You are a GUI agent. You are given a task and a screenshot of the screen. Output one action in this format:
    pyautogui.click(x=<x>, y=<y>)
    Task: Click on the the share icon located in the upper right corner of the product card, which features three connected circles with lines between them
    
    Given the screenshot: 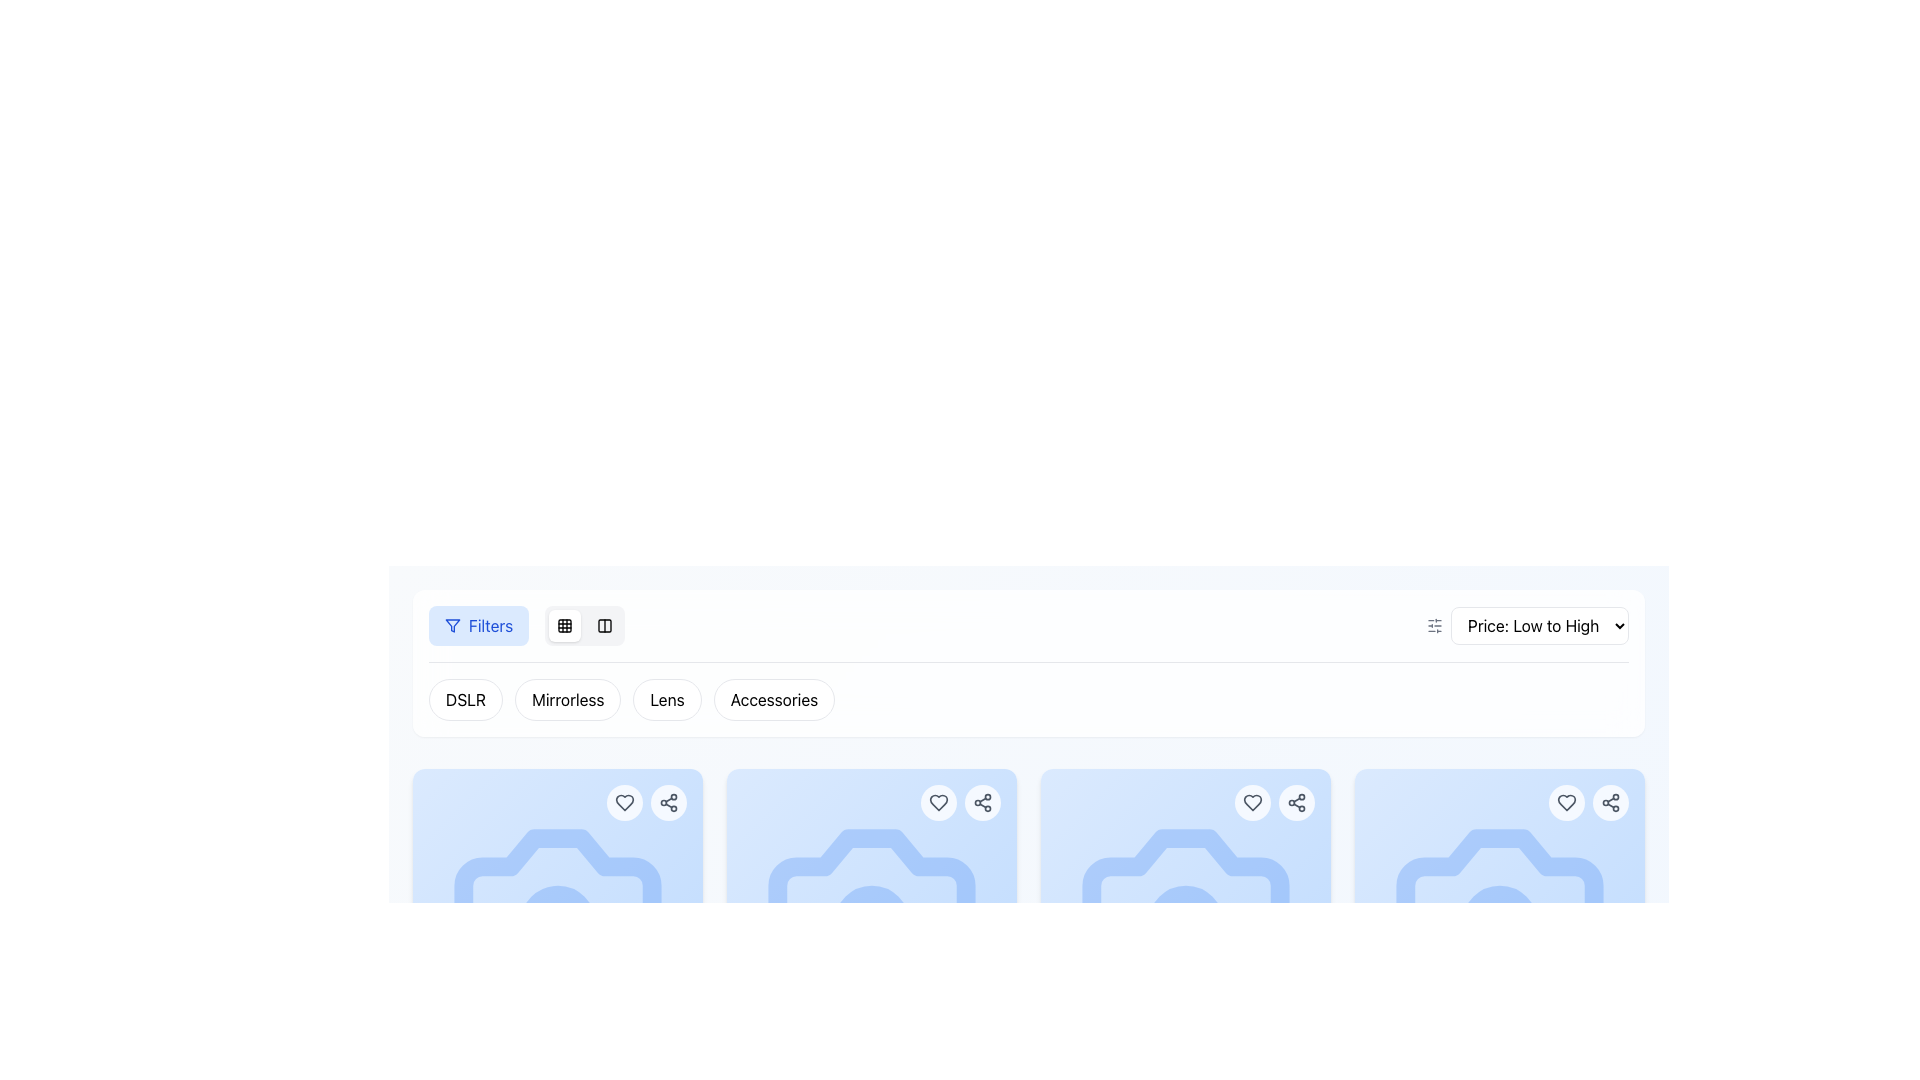 What is the action you would take?
    pyautogui.click(x=1296, y=801)
    